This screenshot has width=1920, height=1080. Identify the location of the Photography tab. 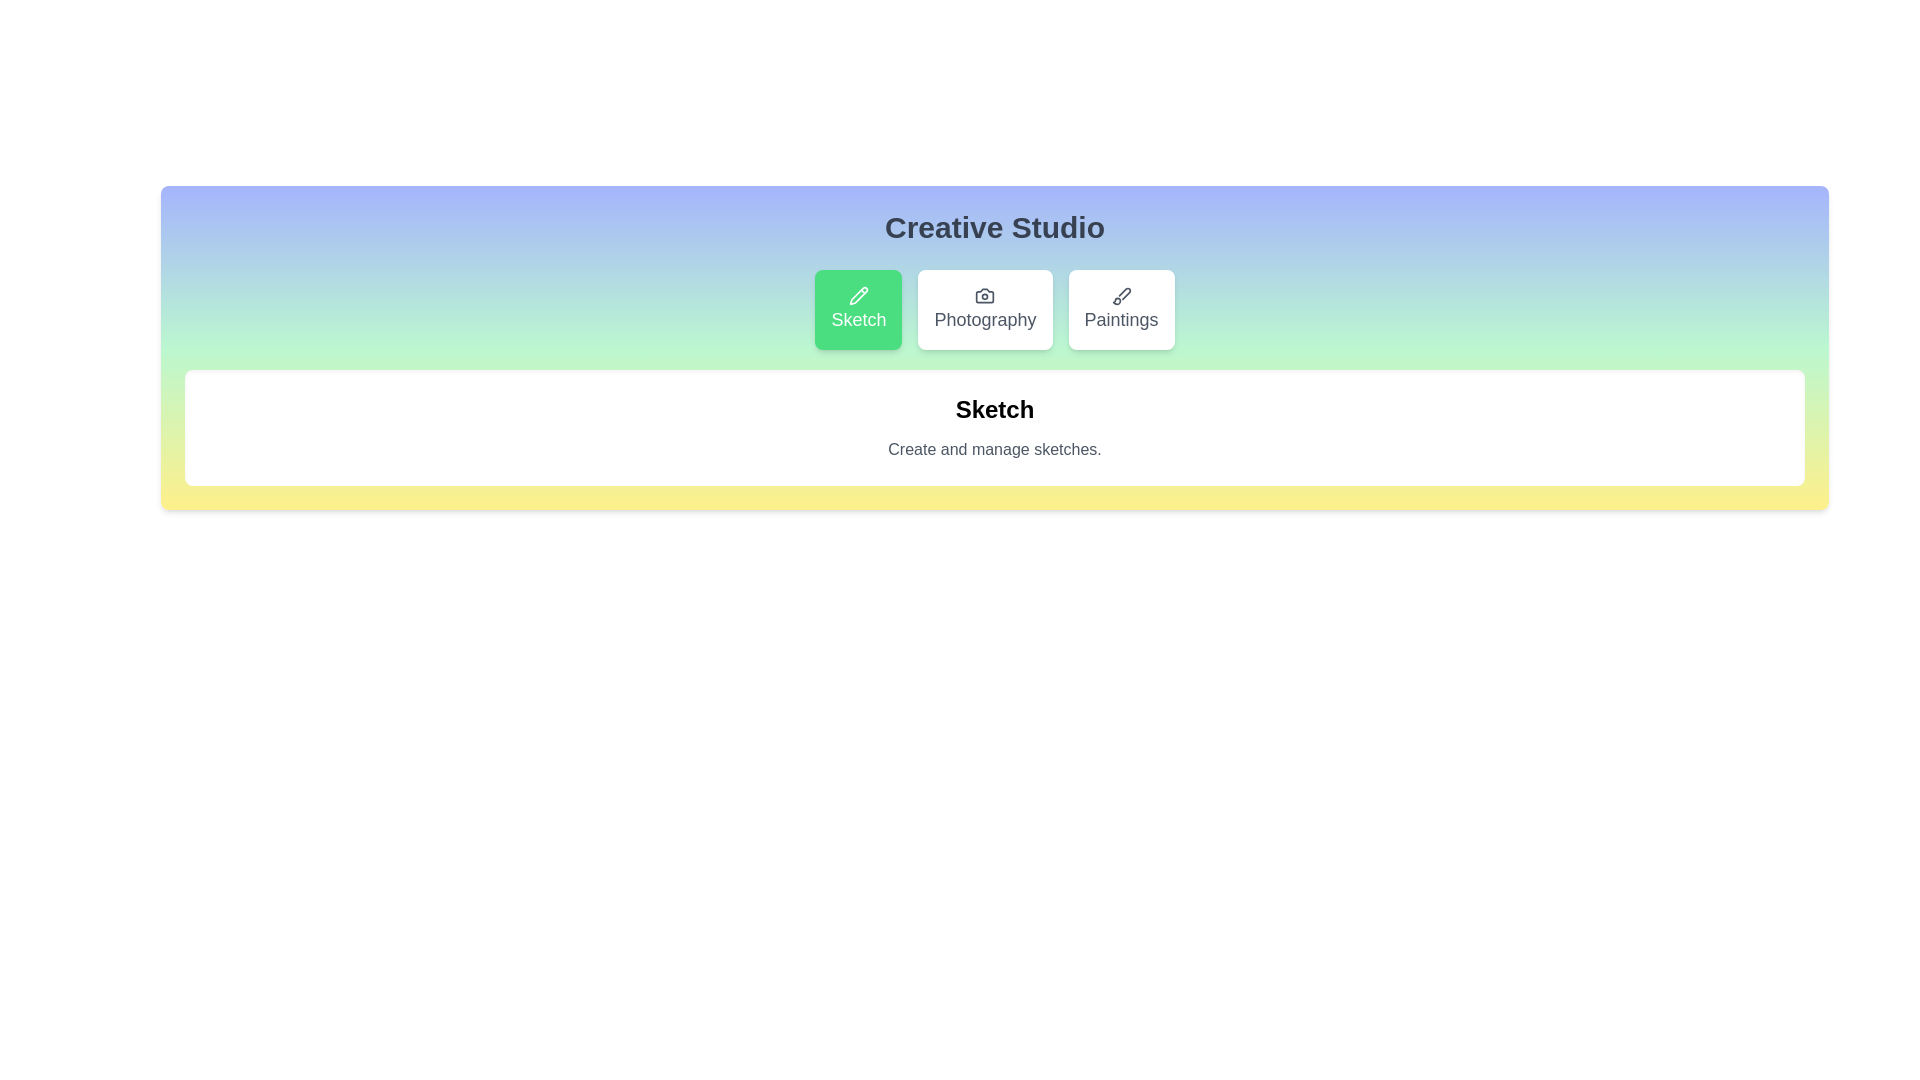
(985, 309).